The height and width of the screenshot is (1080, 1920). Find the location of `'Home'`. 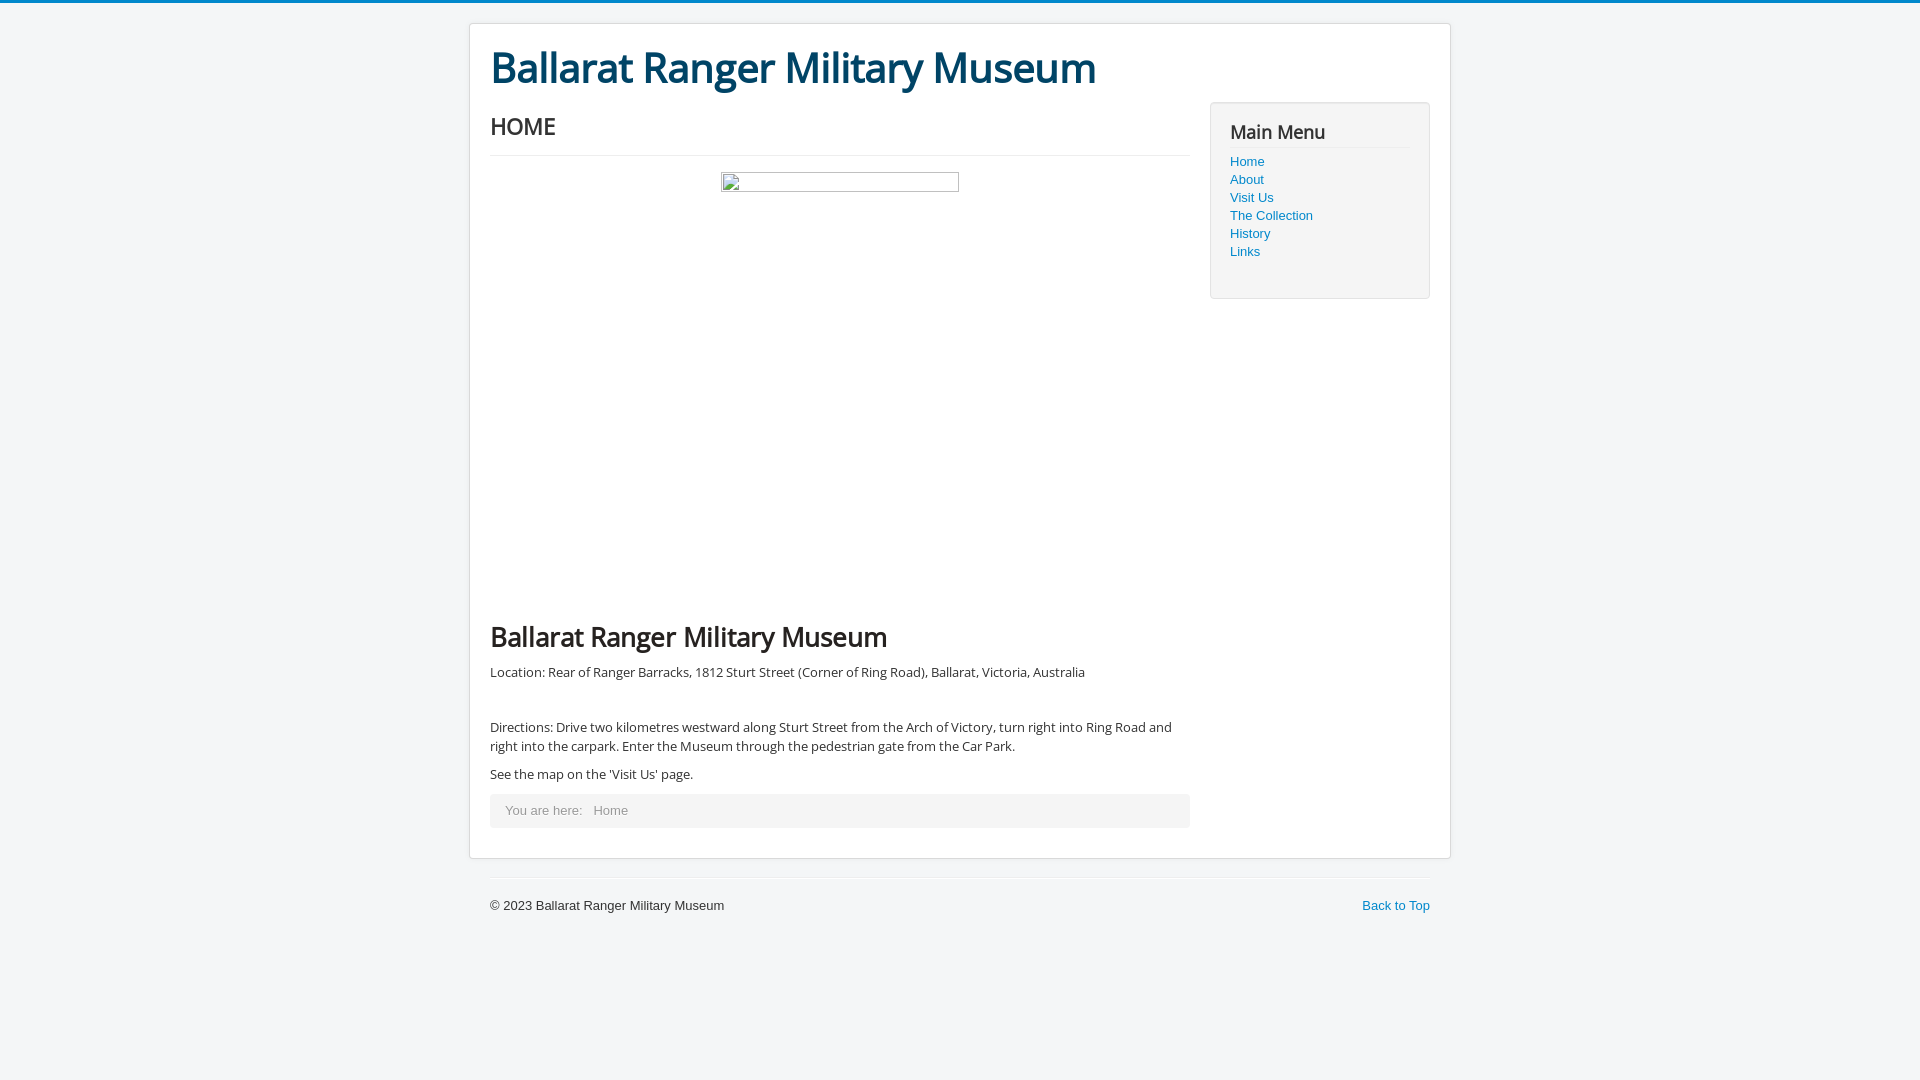

'Home' is located at coordinates (1320, 161).